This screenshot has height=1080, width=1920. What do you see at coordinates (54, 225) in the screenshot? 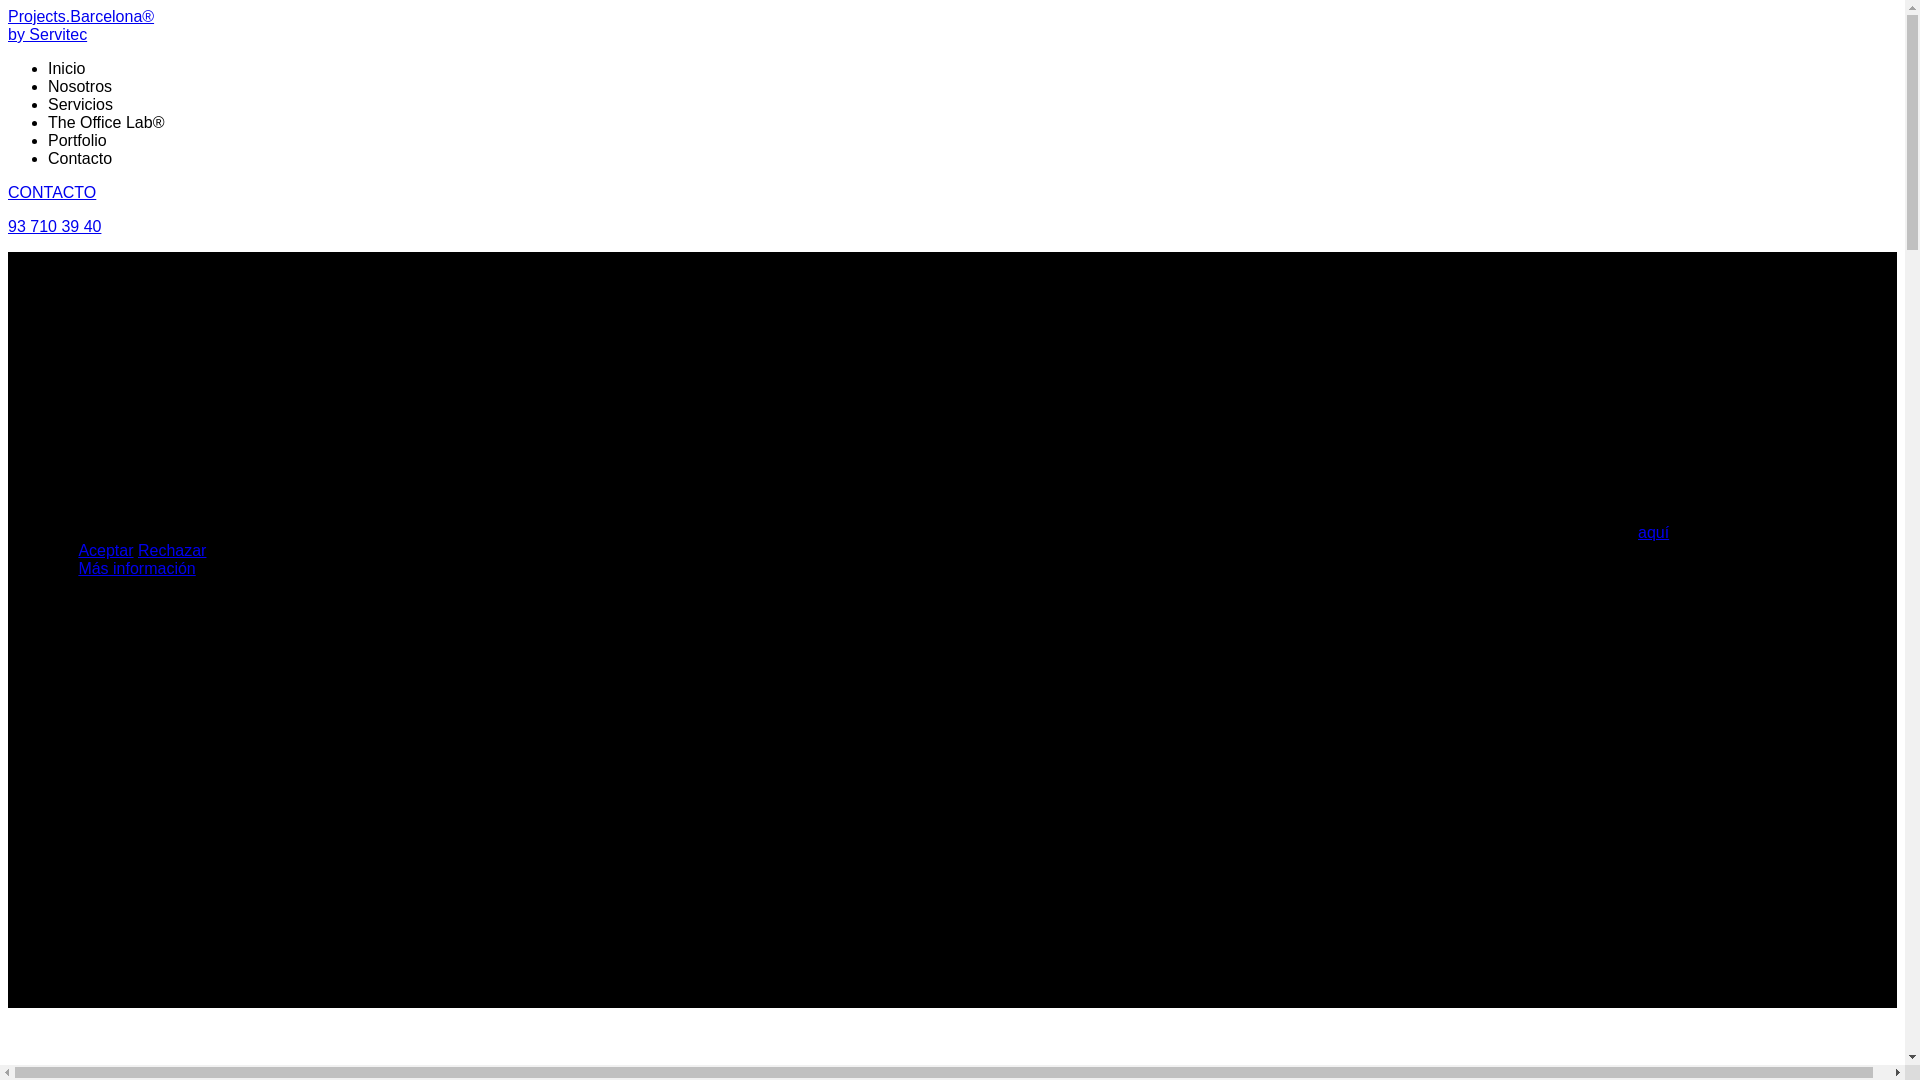
I see `'93 710 39 40'` at bounding box center [54, 225].